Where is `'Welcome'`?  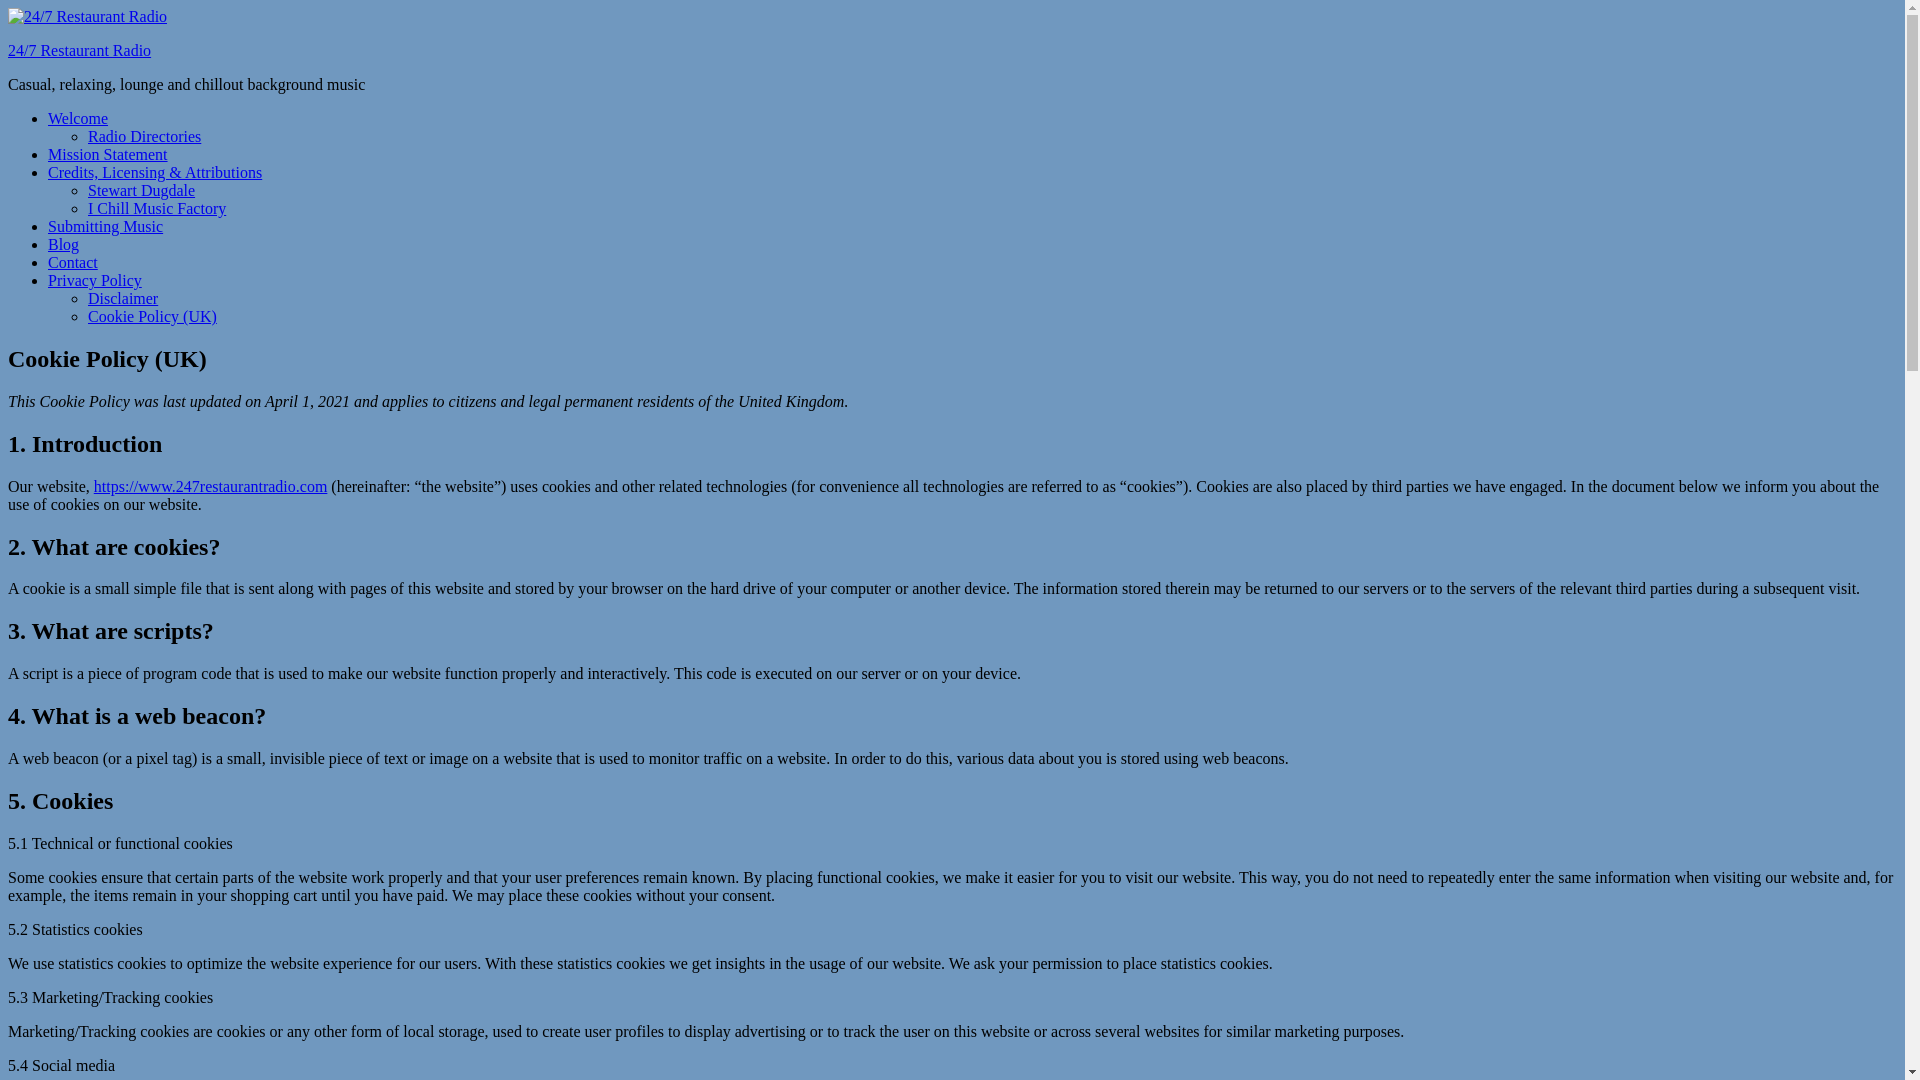 'Welcome' is located at coordinates (77, 118).